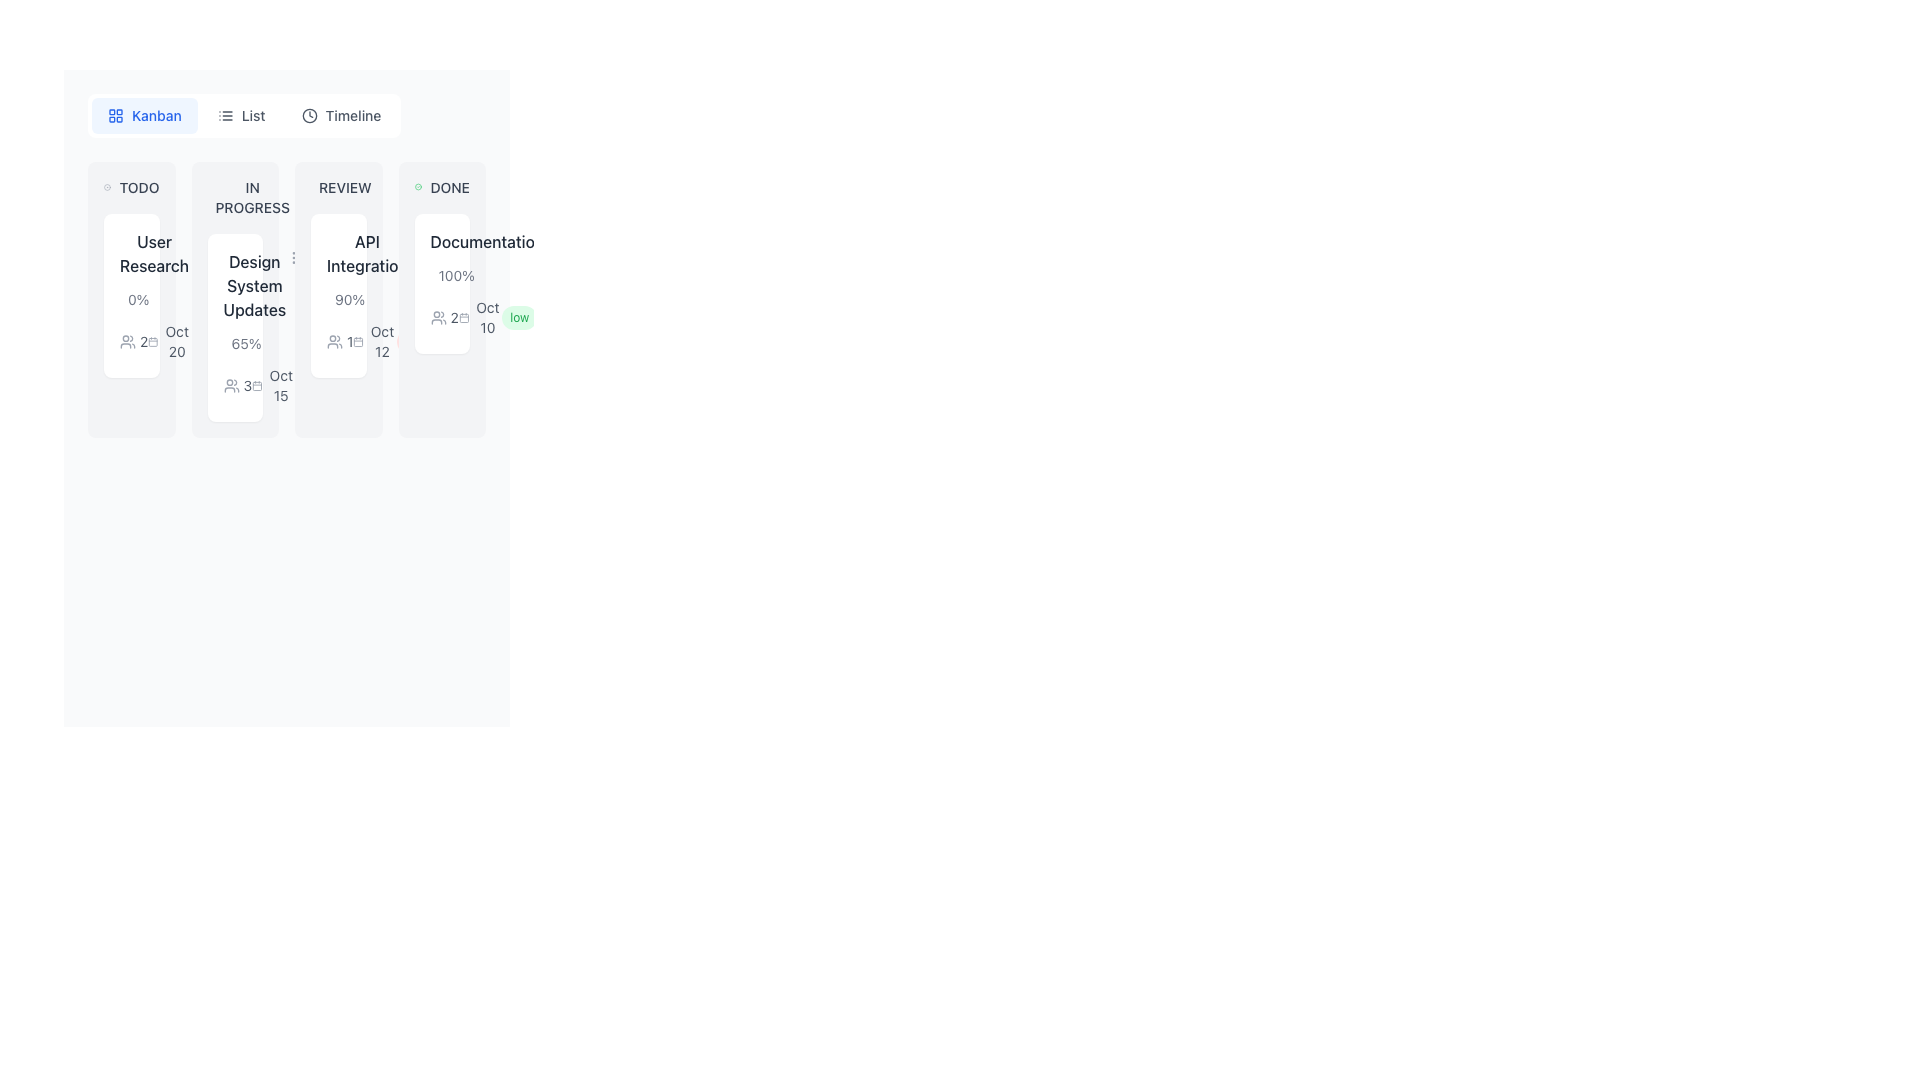 This screenshot has width=1920, height=1080. What do you see at coordinates (235, 285) in the screenshot?
I see `the text label displaying 'Design System Updates' located in the 'IN PROGRESS' column of the Kanban board` at bounding box center [235, 285].